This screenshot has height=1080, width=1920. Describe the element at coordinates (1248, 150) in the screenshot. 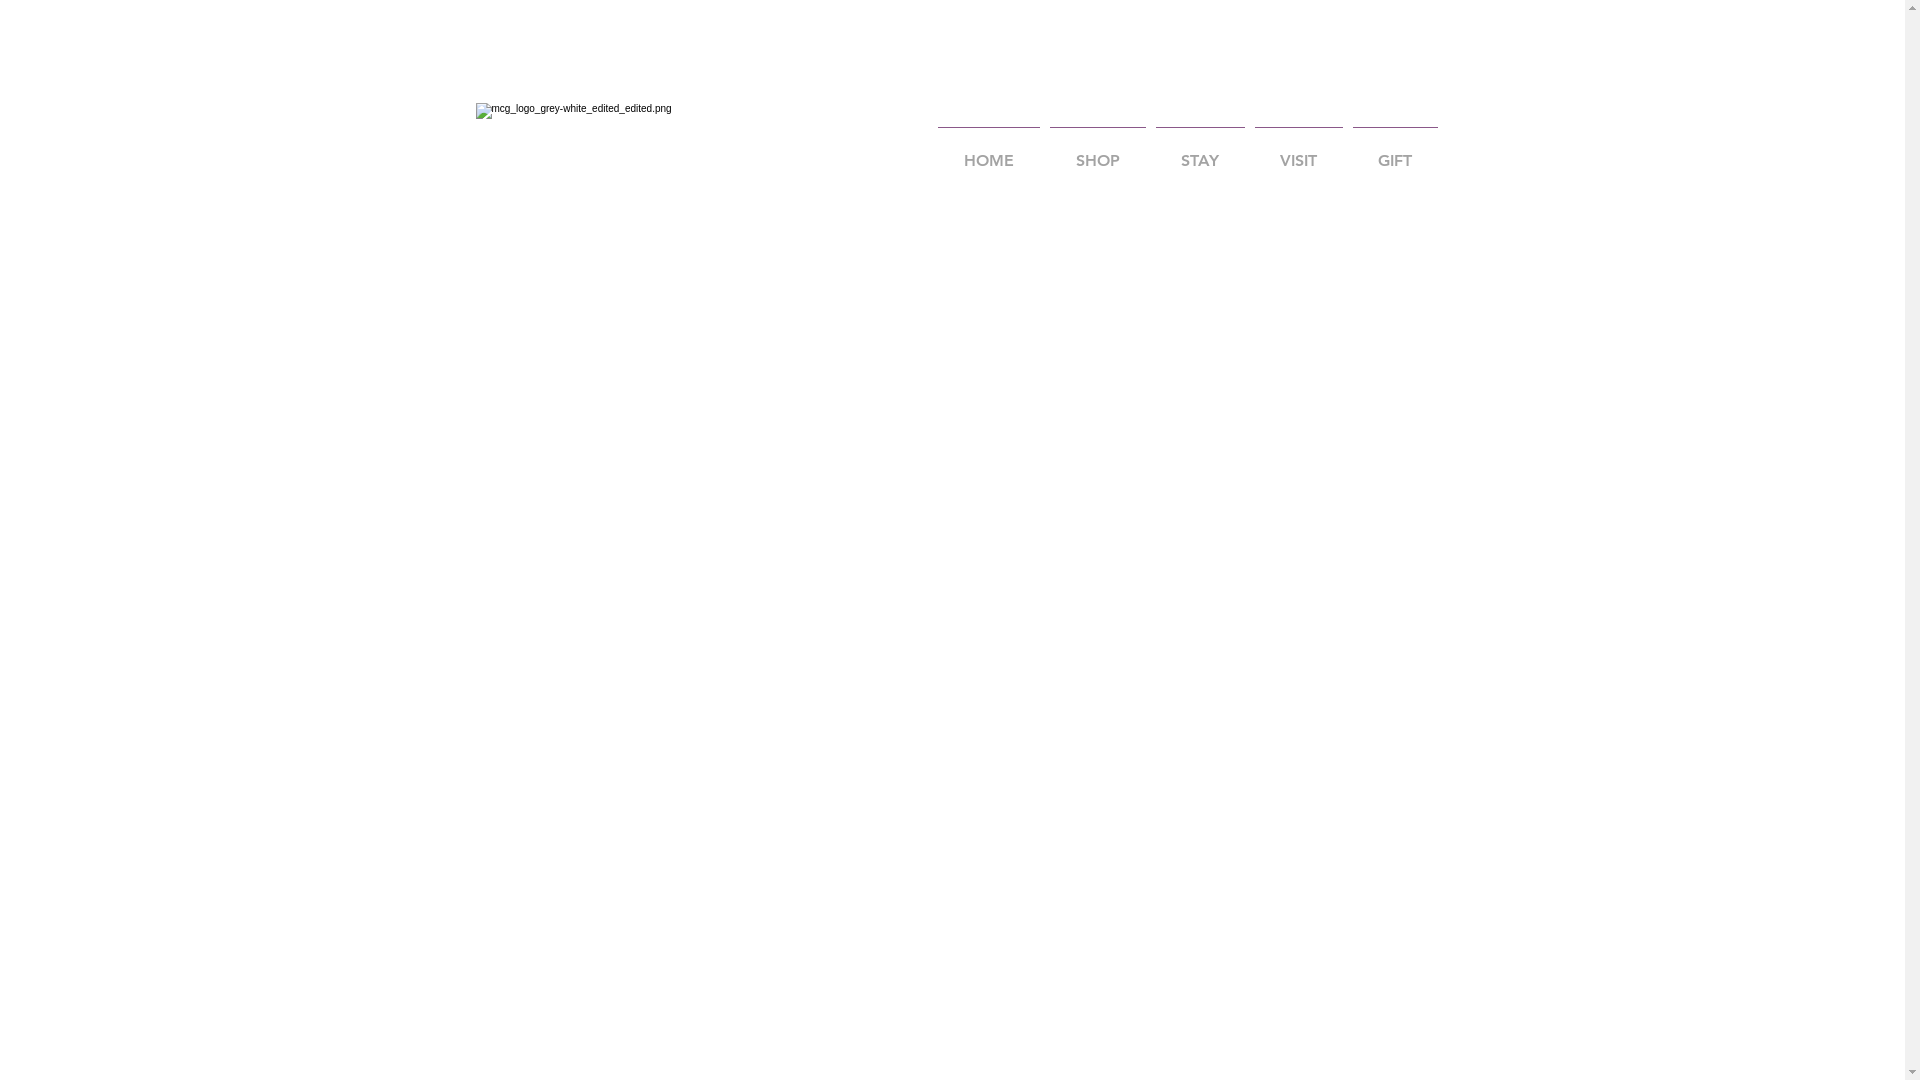

I see `'VISIT'` at that location.